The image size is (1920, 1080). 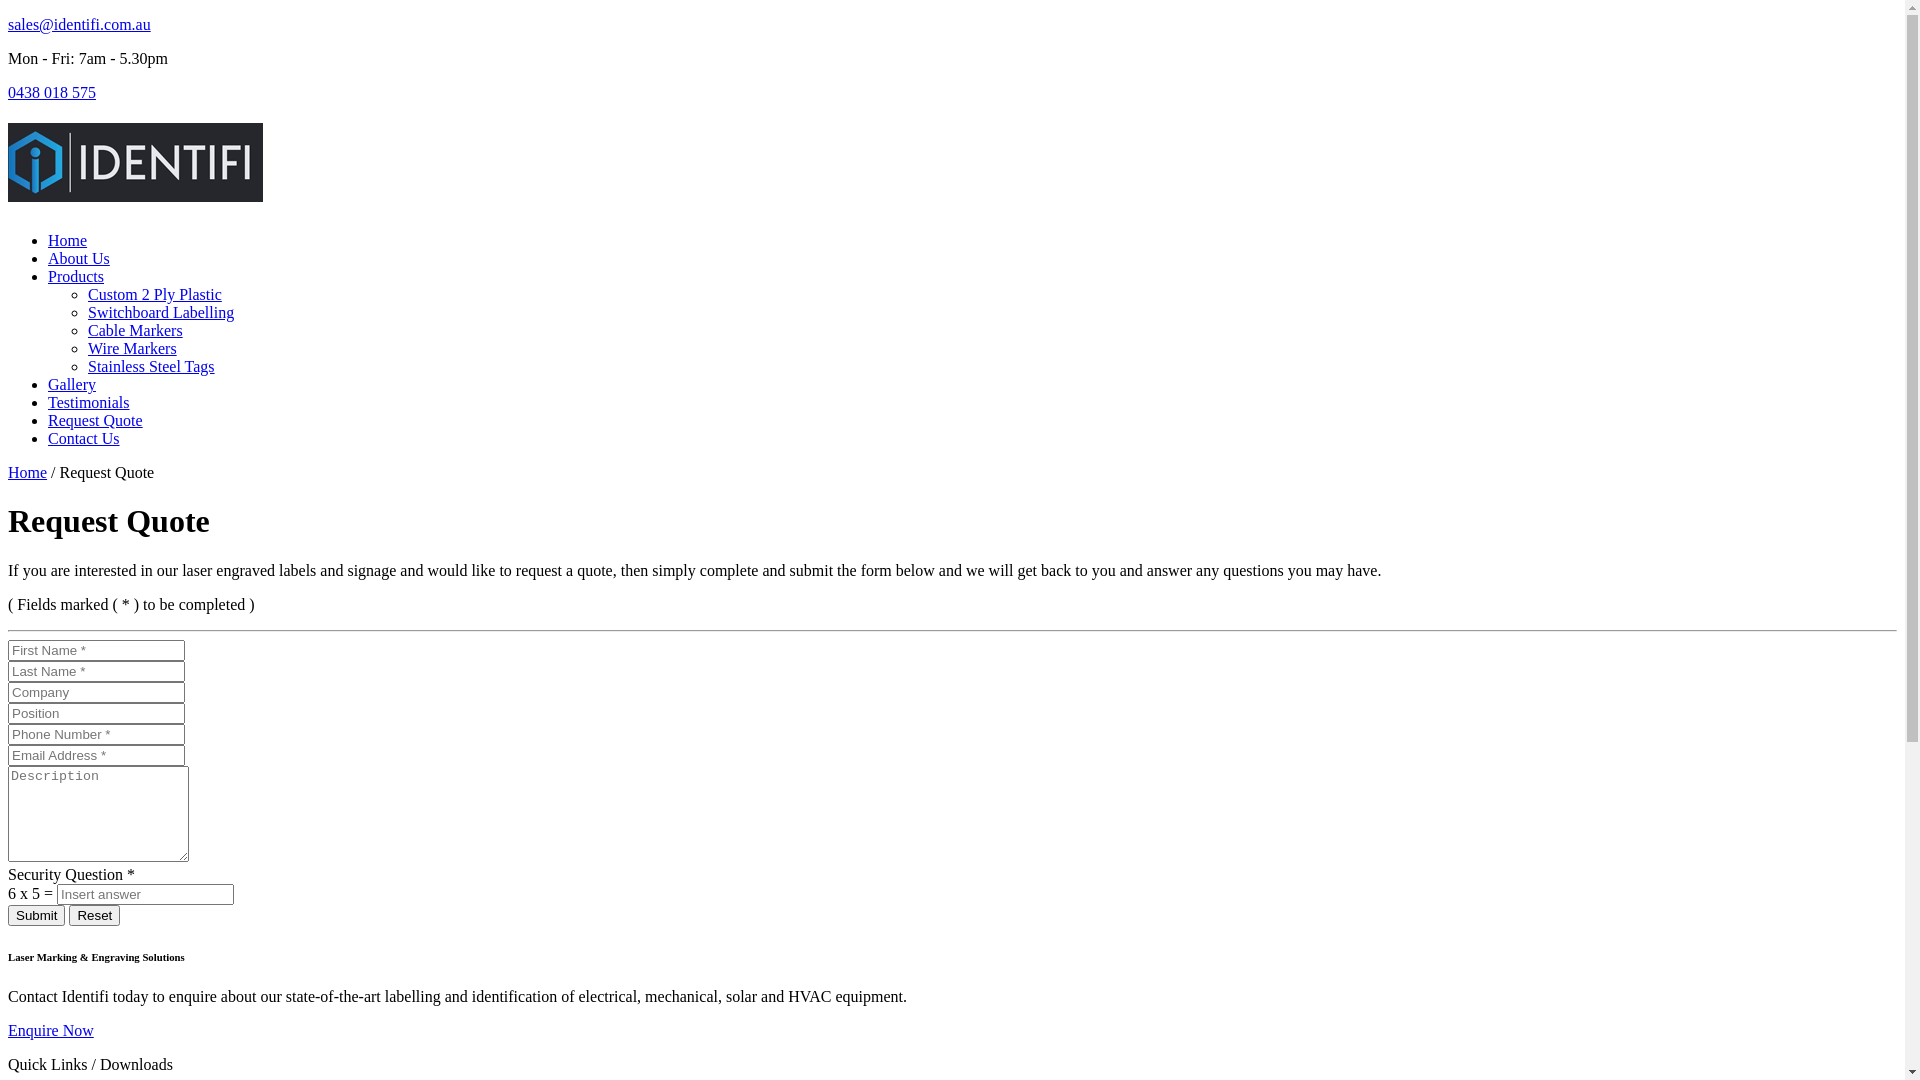 What do you see at coordinates (52, 92) in the screenshot?
I see `'0438 018 575'` at bounding box center [52, 92].